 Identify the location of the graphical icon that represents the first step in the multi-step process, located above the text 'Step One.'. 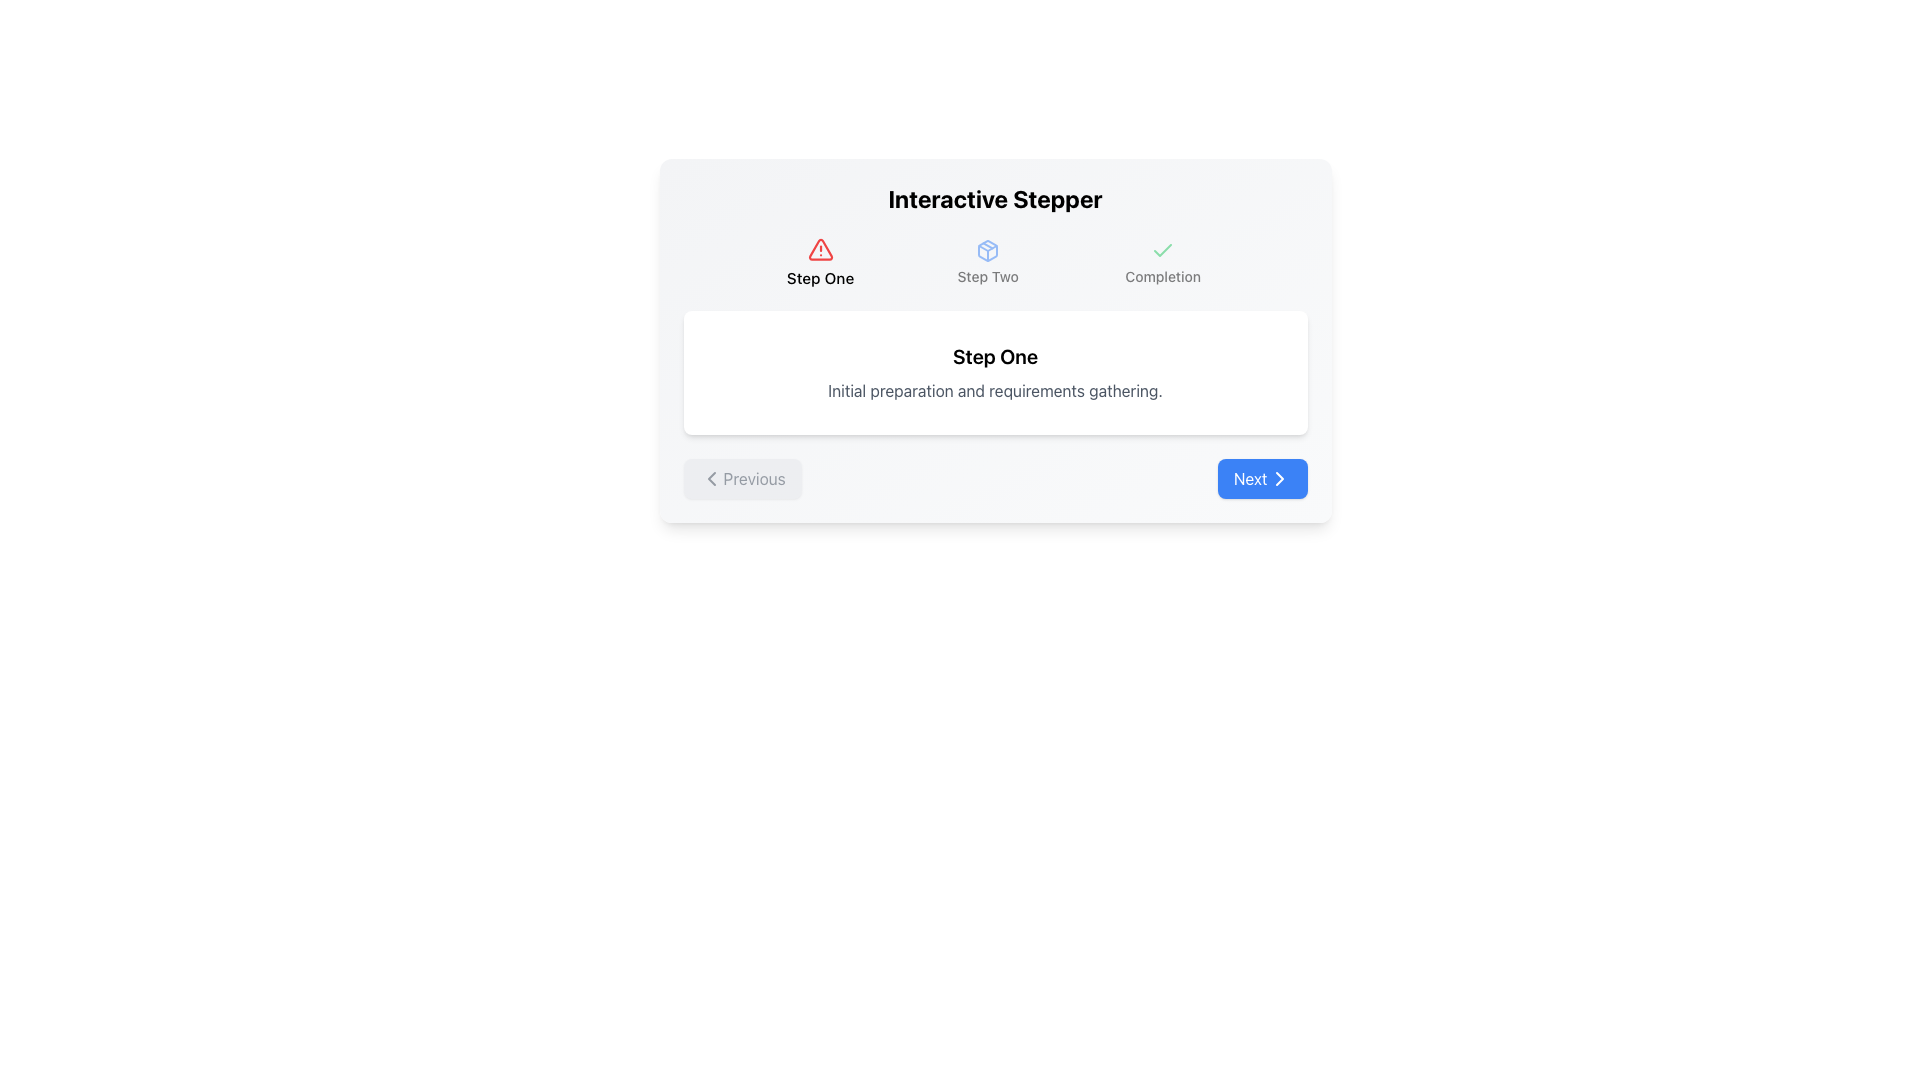
(820, 248).